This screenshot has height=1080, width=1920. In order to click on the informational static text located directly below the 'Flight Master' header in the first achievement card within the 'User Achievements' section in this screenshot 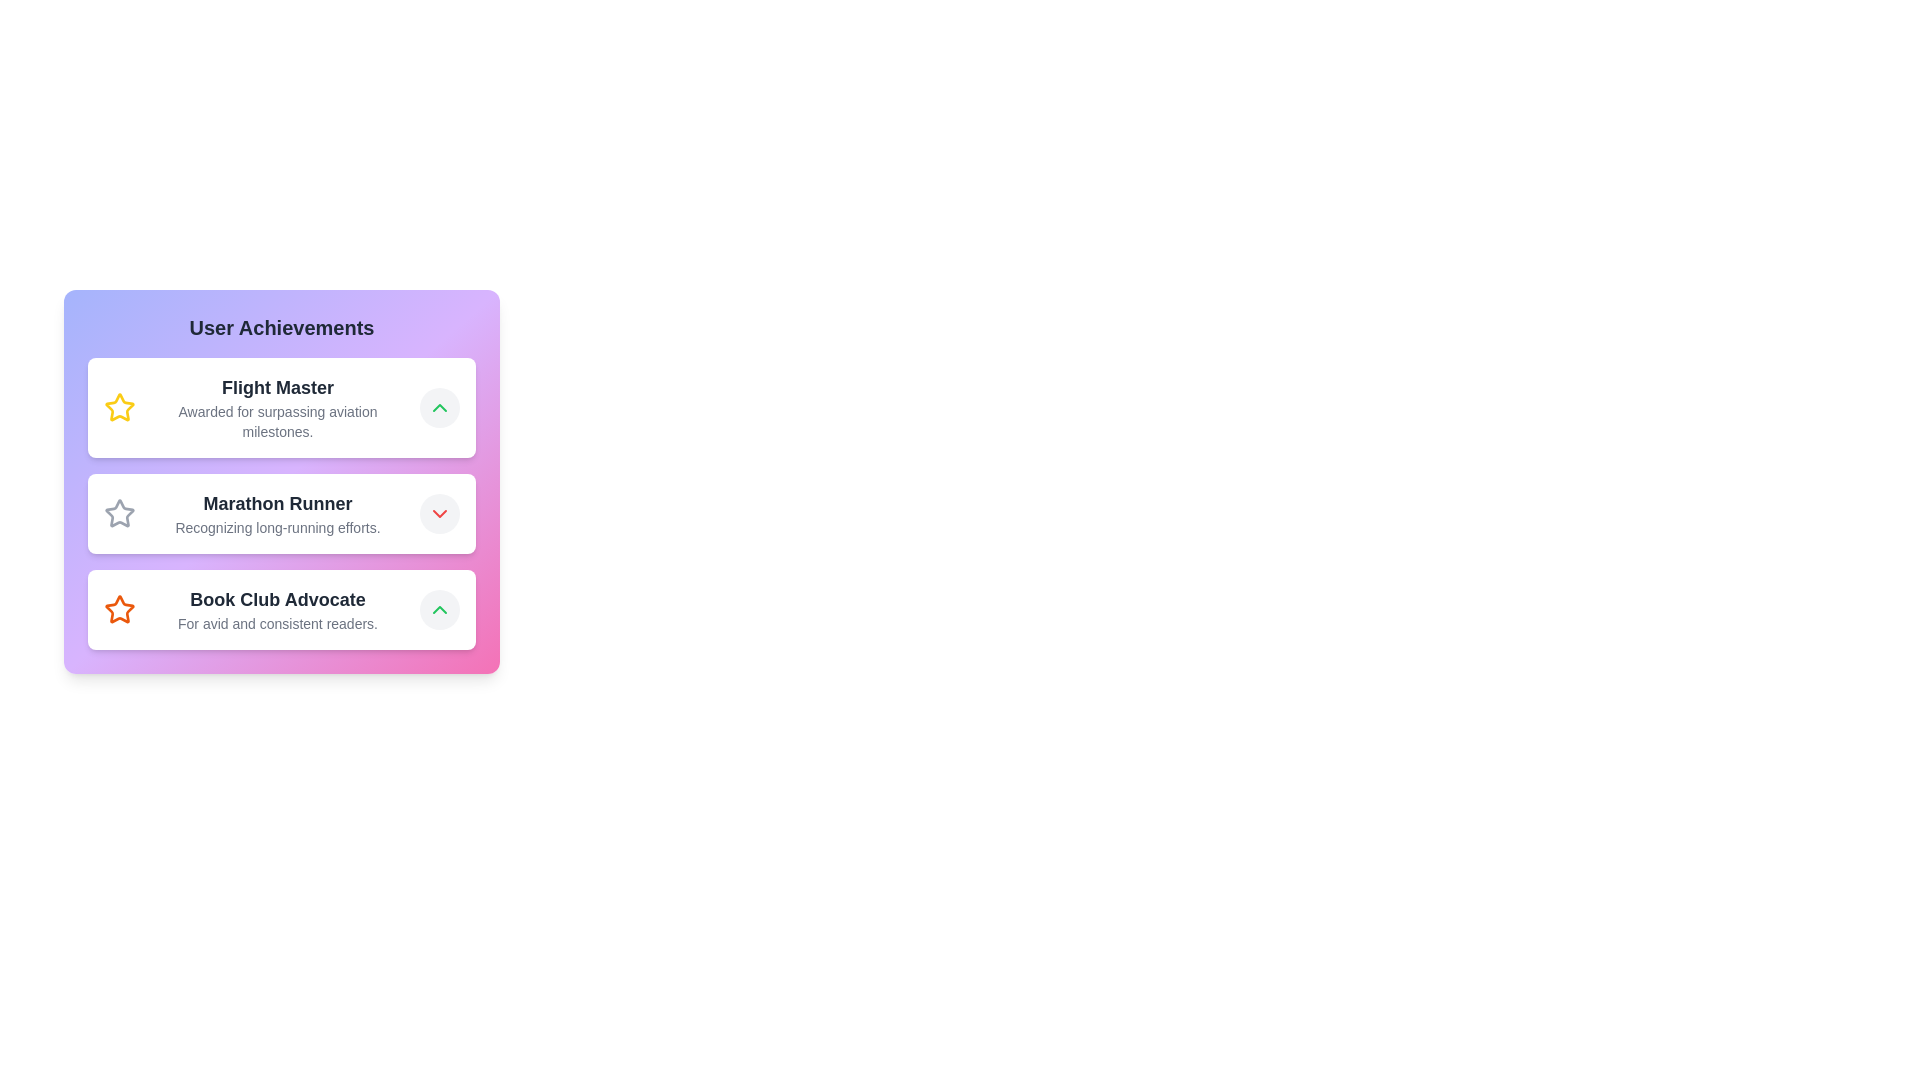, I will do `click(277, 420)`.